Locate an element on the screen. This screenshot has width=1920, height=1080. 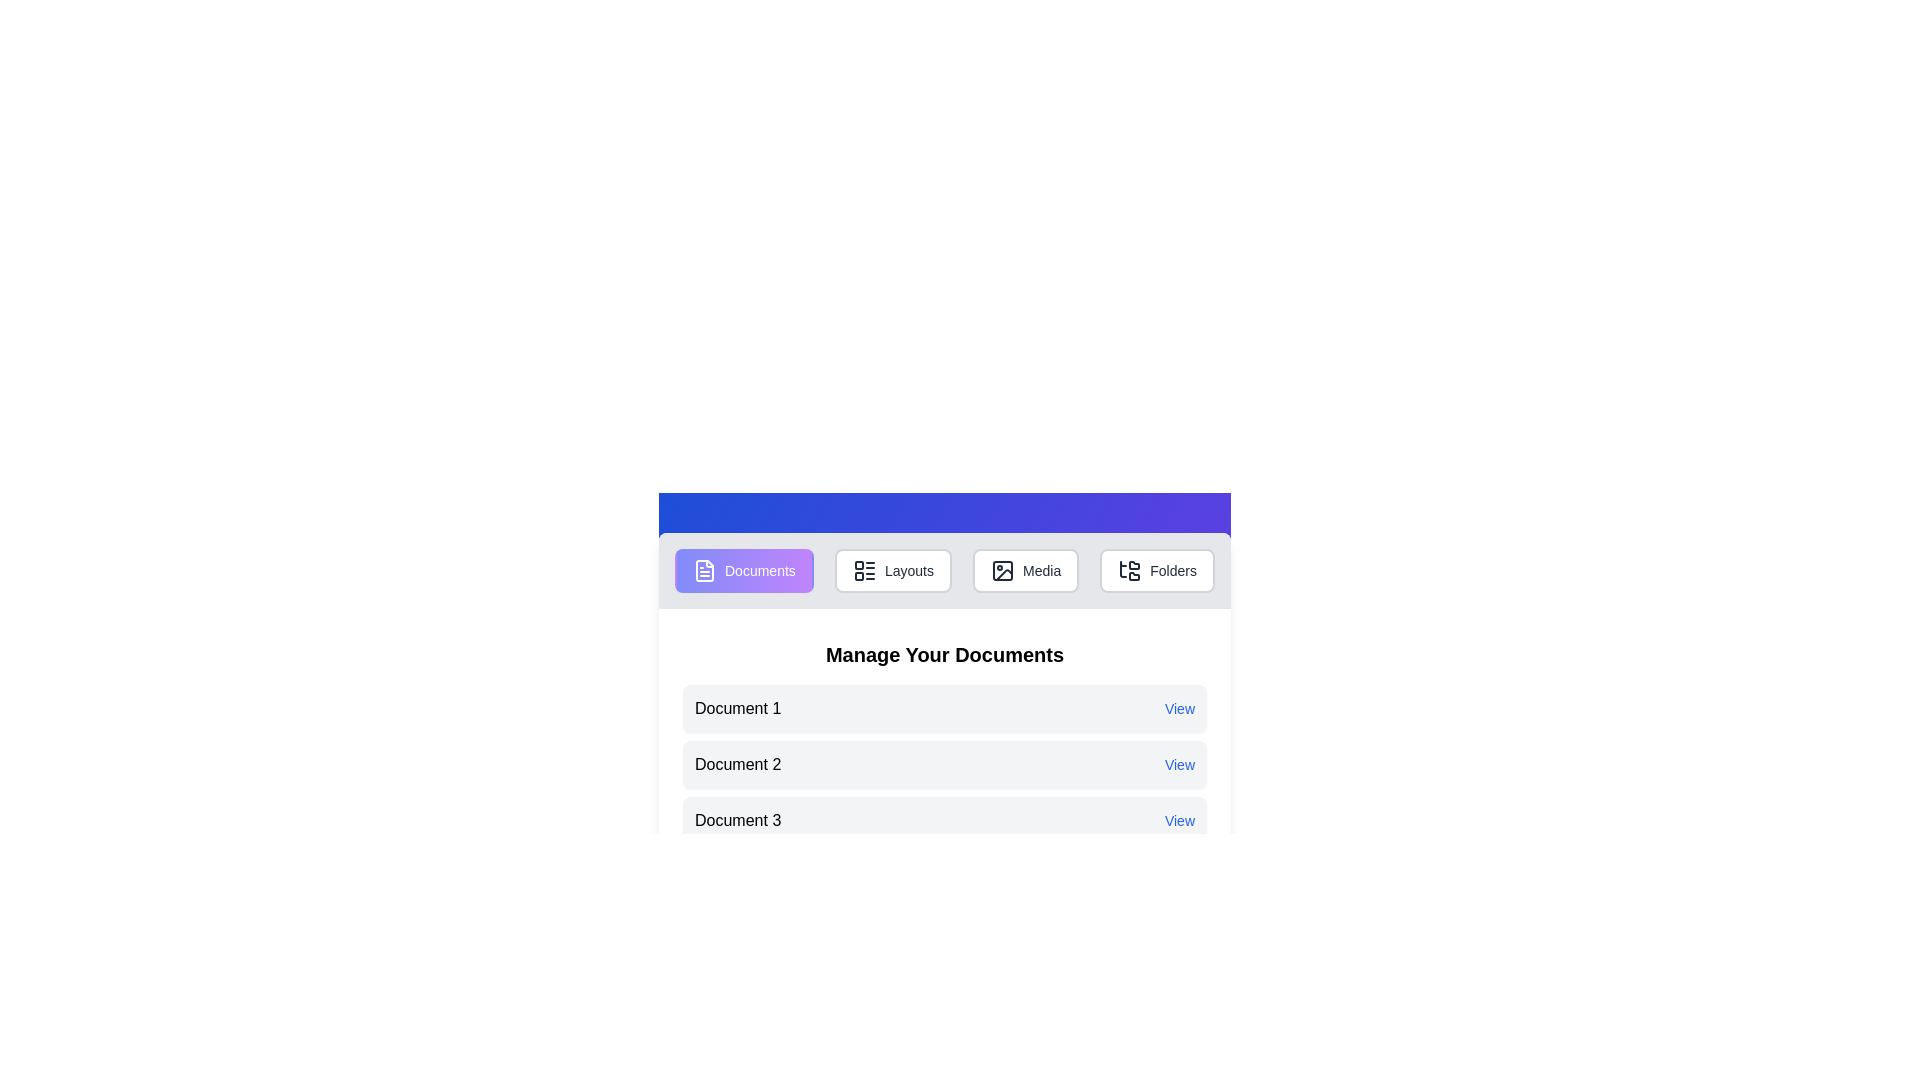
the file icon outline representing a document, located in the navigation bar under the 'Documents' tab is located at coordinates (705, 570).